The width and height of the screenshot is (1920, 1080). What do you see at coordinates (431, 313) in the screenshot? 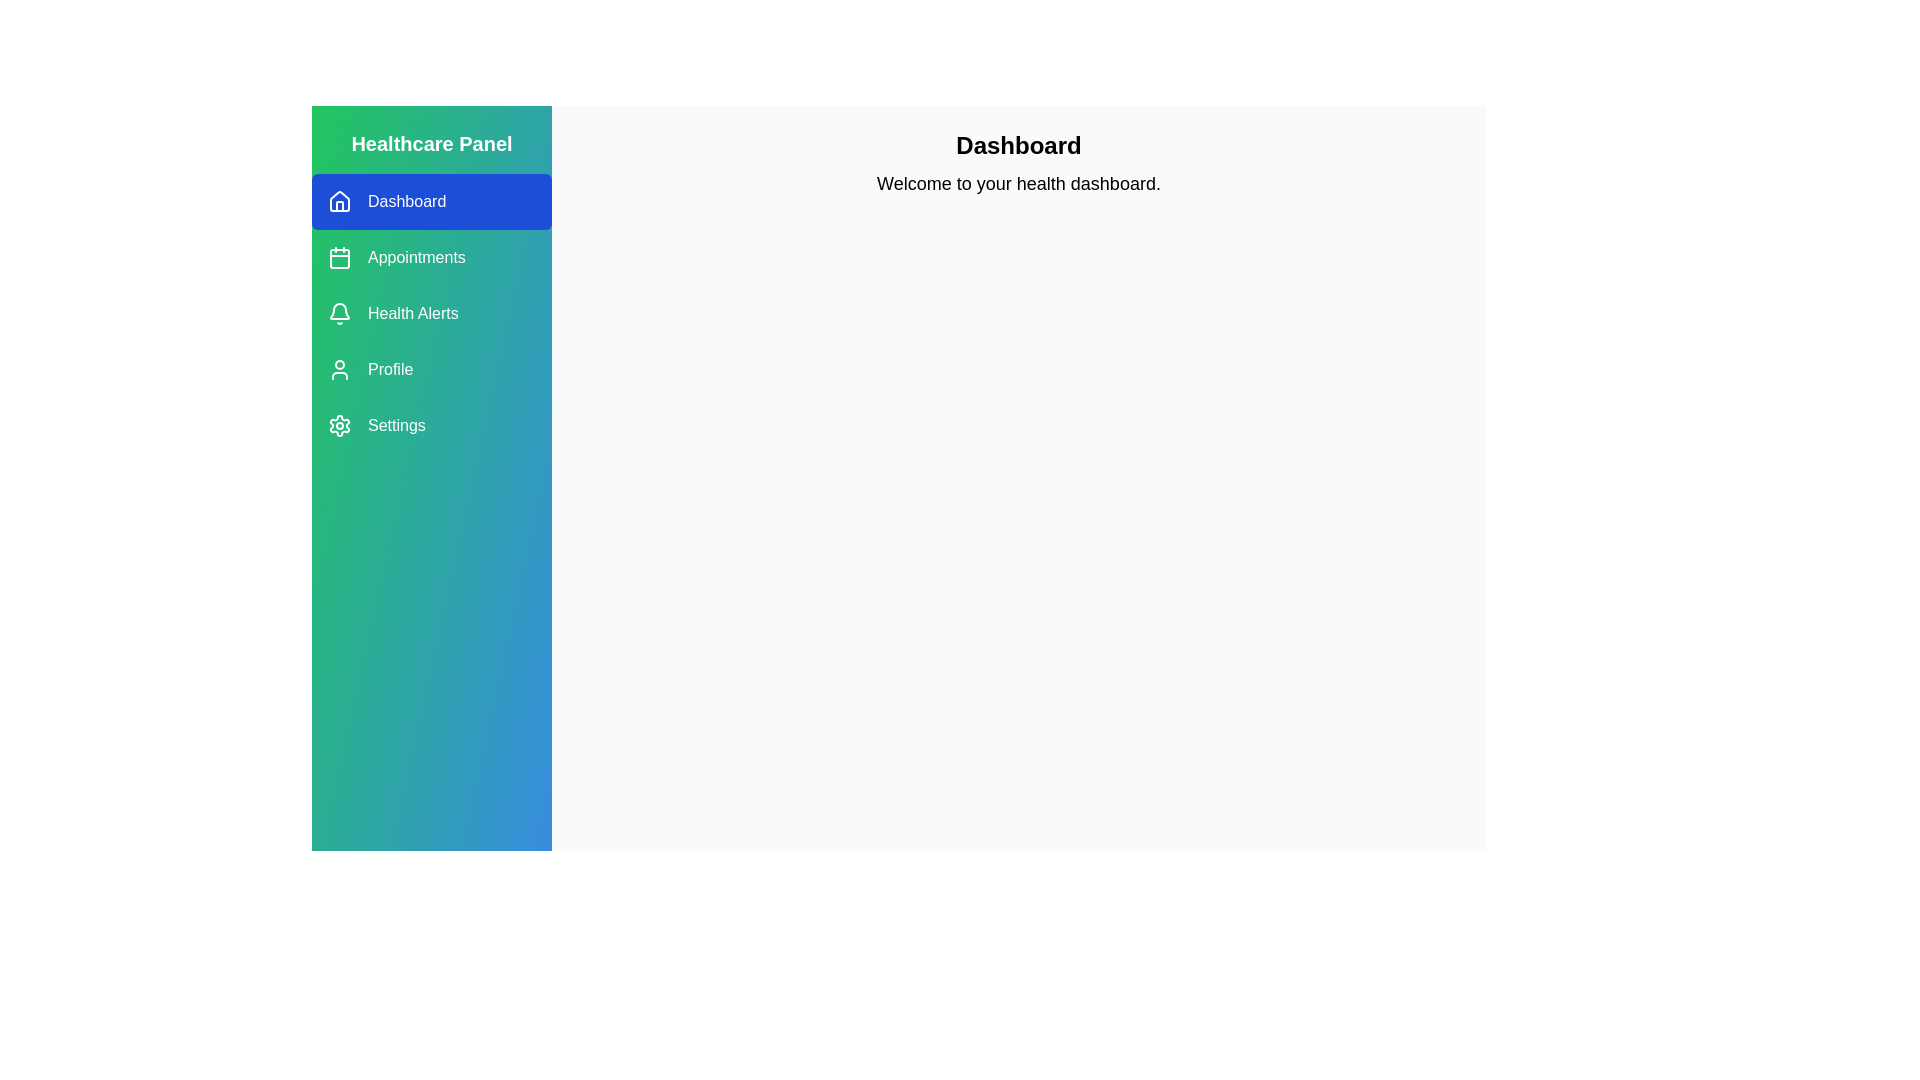
I see `the navigation button for health alerts located in the sidebar menu, positioned between 'Appointments' and 'Profile'` at bounding box center [431, 313].